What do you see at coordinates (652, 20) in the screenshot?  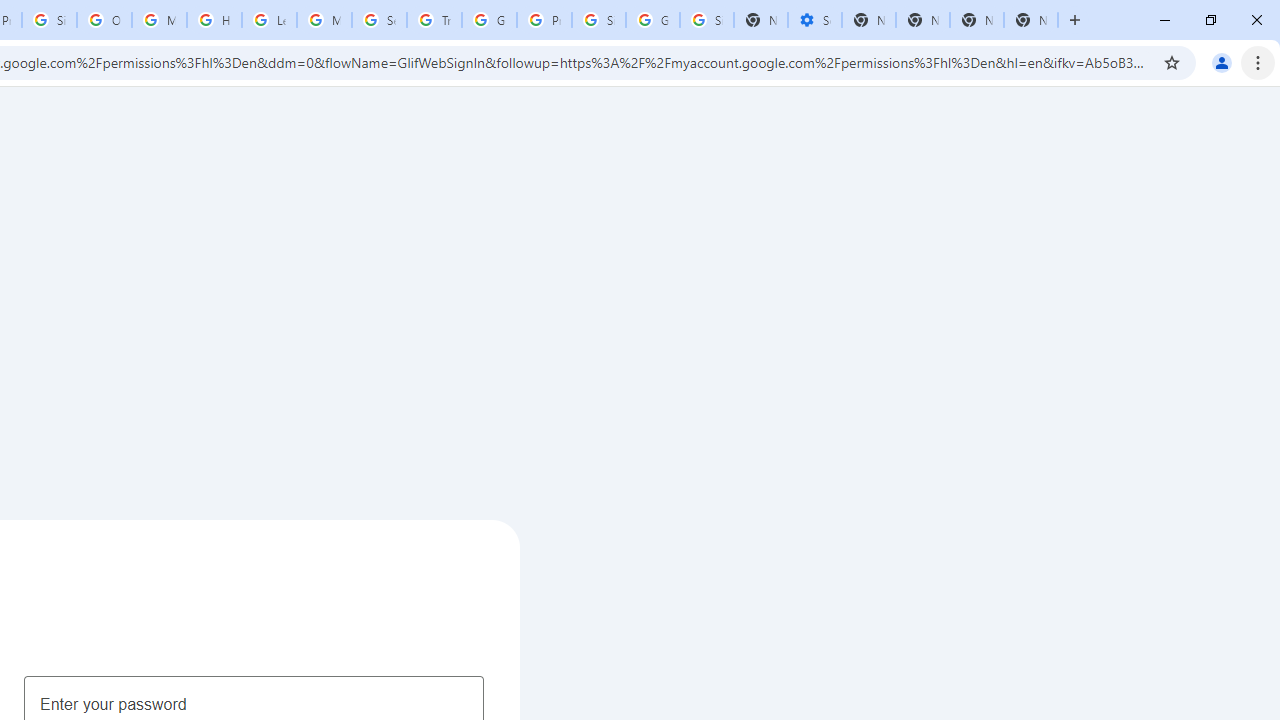 I see `'Google Cybersecurity Innovations - Google Safety Center'` at bounding box center [652, 20].